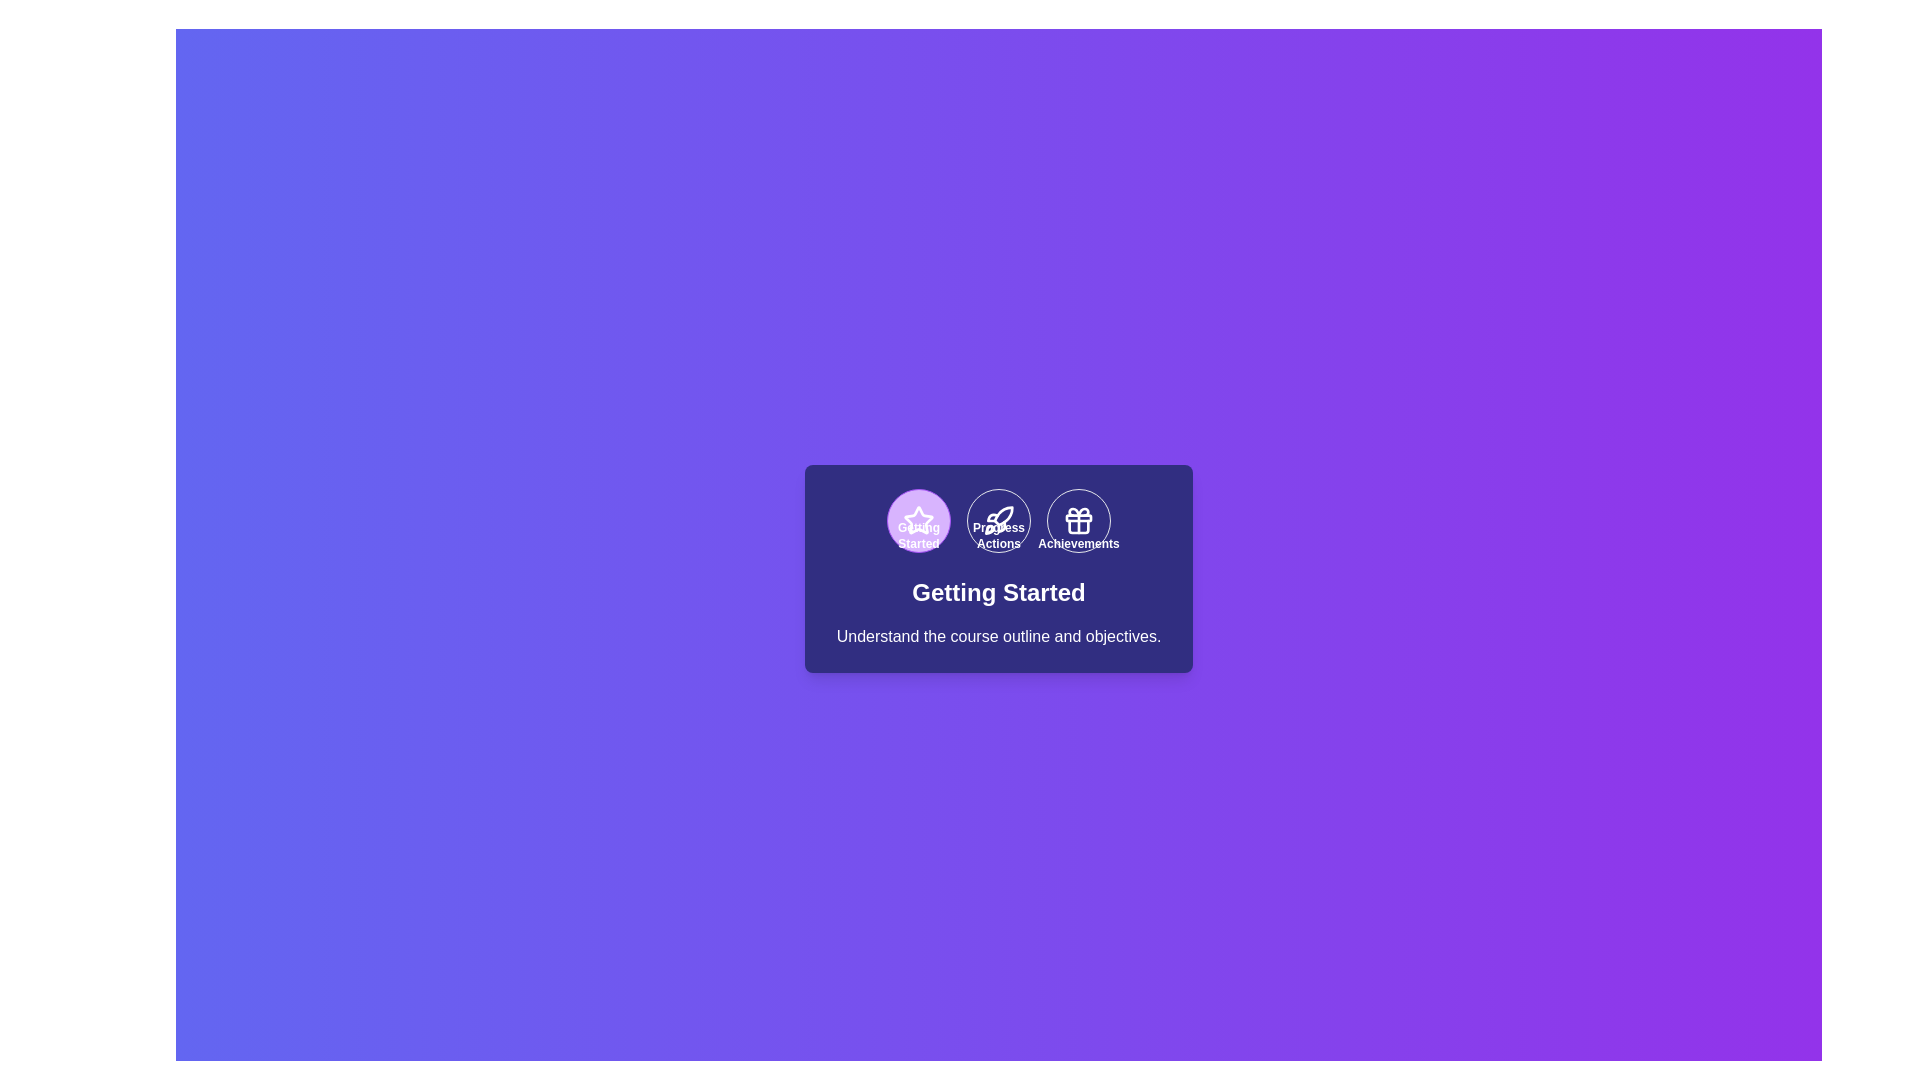  What do you see at coordinates (917, 519) in the screenshot?
I see `the step Getting Started in the stepper` at bounding box center [917, 519].